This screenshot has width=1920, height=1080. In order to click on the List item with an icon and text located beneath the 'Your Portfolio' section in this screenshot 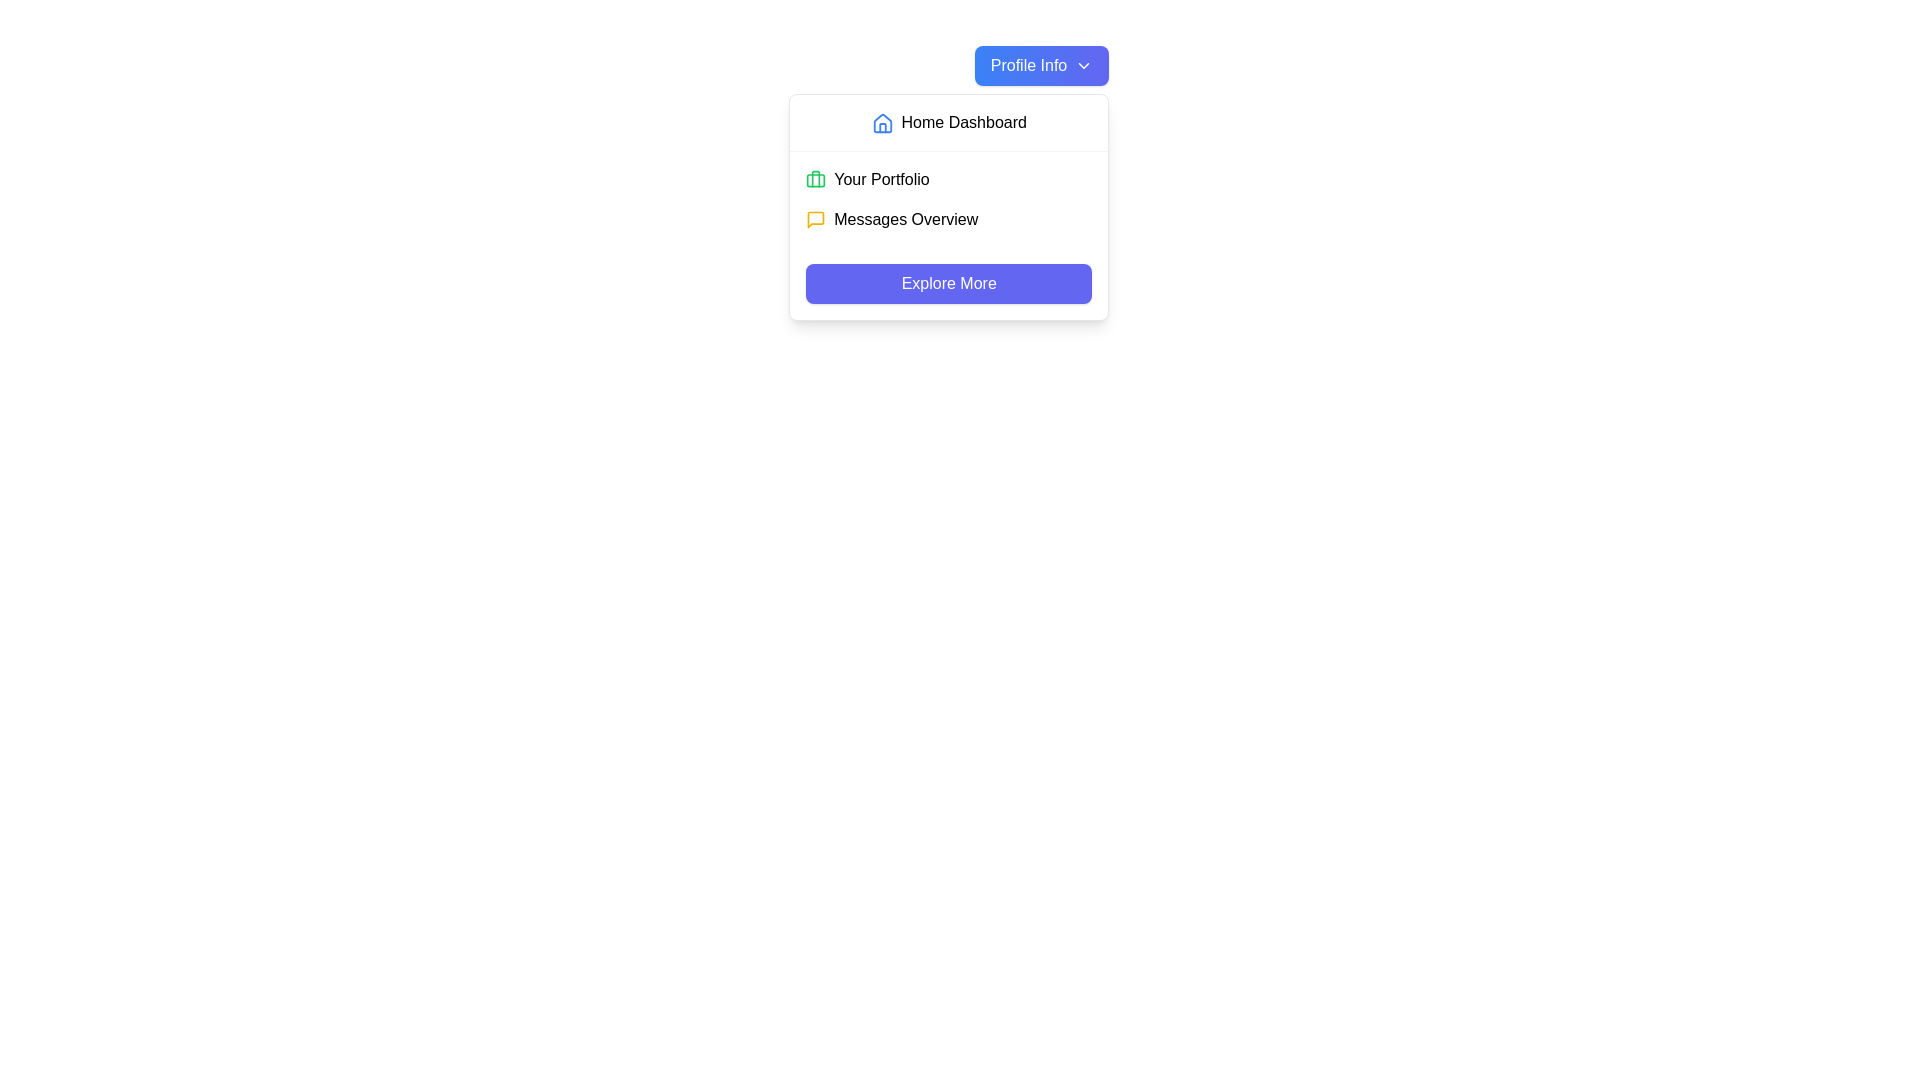, I will do `click(948, 219)`.